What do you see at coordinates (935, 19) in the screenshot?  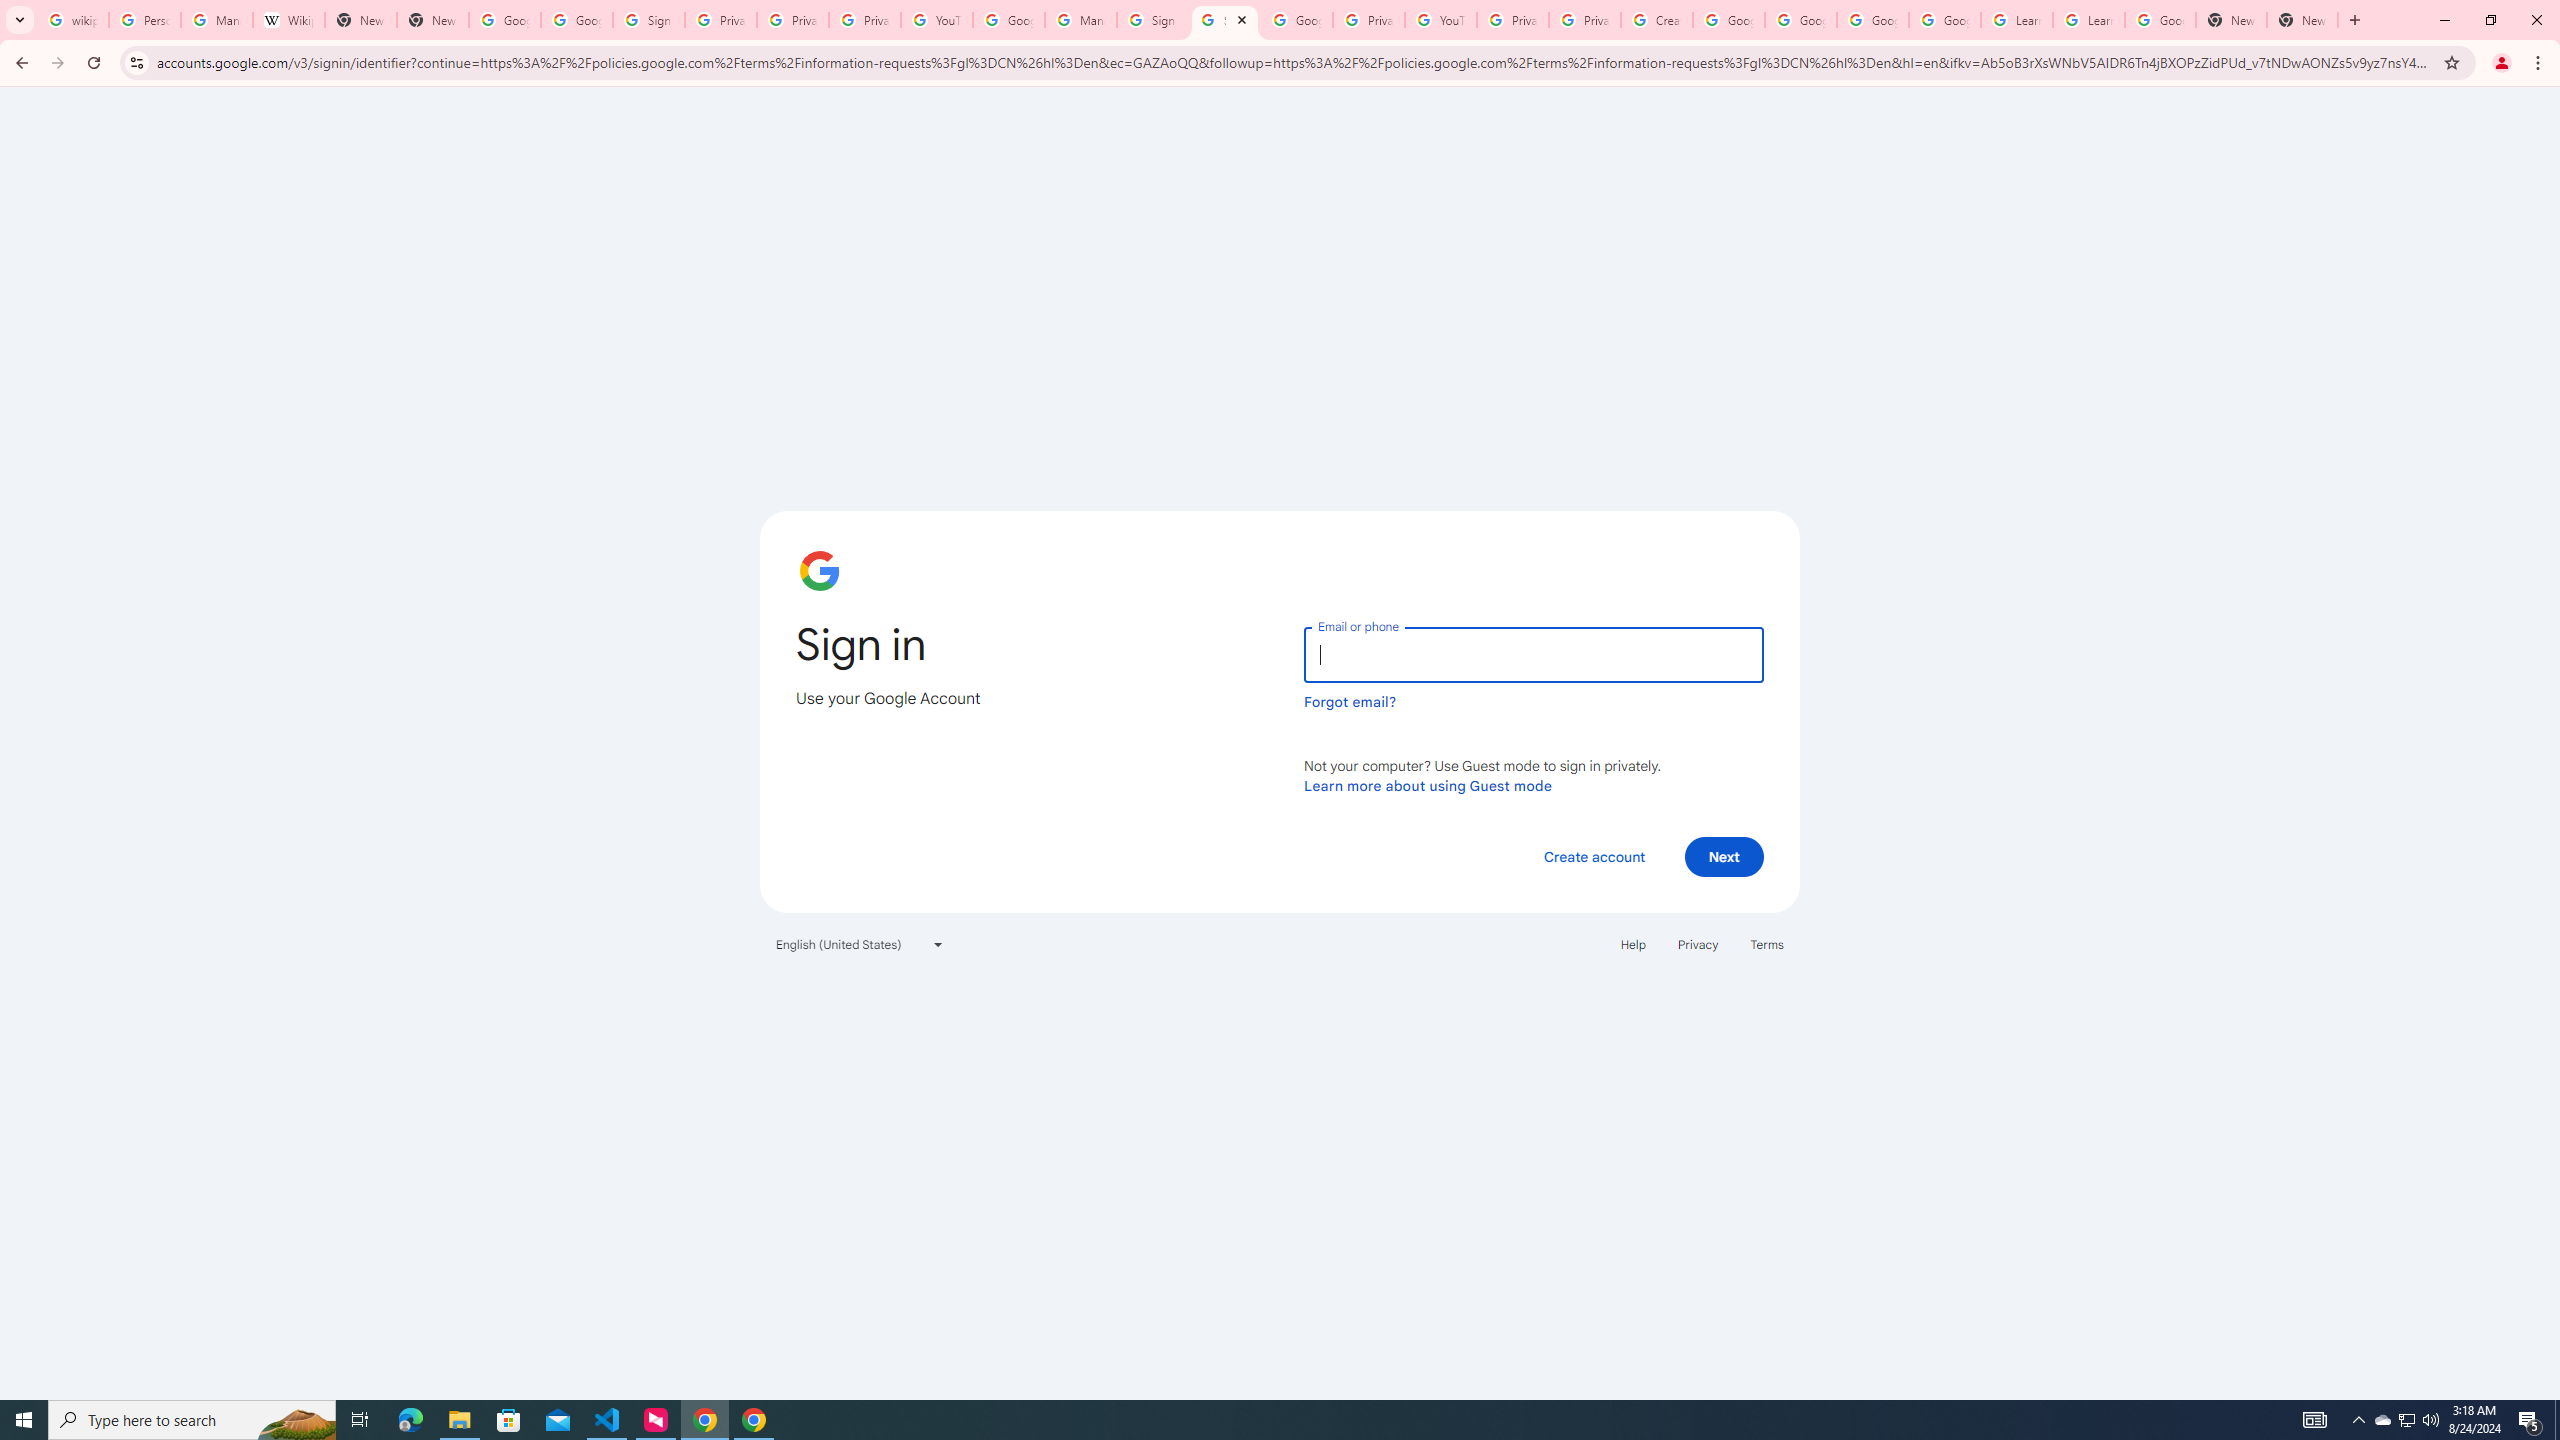 I see `'YouTube'` at bounding box center [935, 19].